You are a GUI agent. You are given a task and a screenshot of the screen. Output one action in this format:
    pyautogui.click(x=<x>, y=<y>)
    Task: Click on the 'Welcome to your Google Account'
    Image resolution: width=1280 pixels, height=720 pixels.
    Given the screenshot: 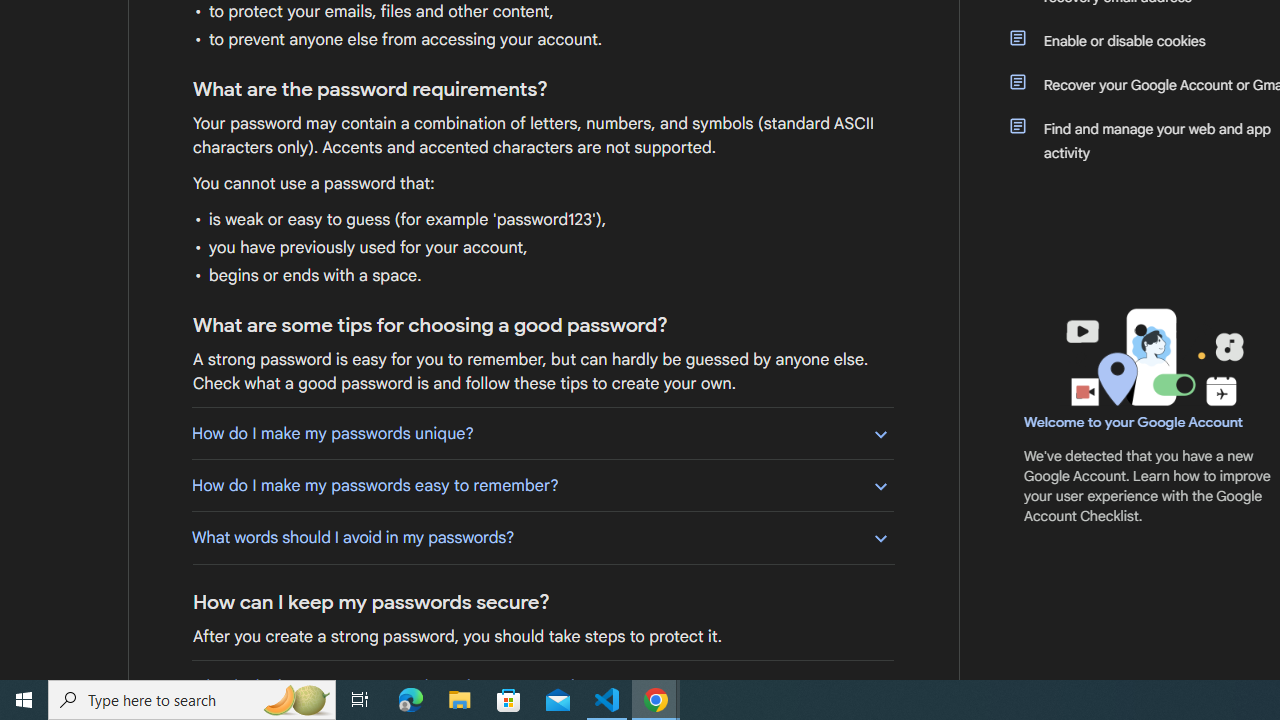 What is the action you would take?
    pyautogui.click(x=1134, y=421)
    